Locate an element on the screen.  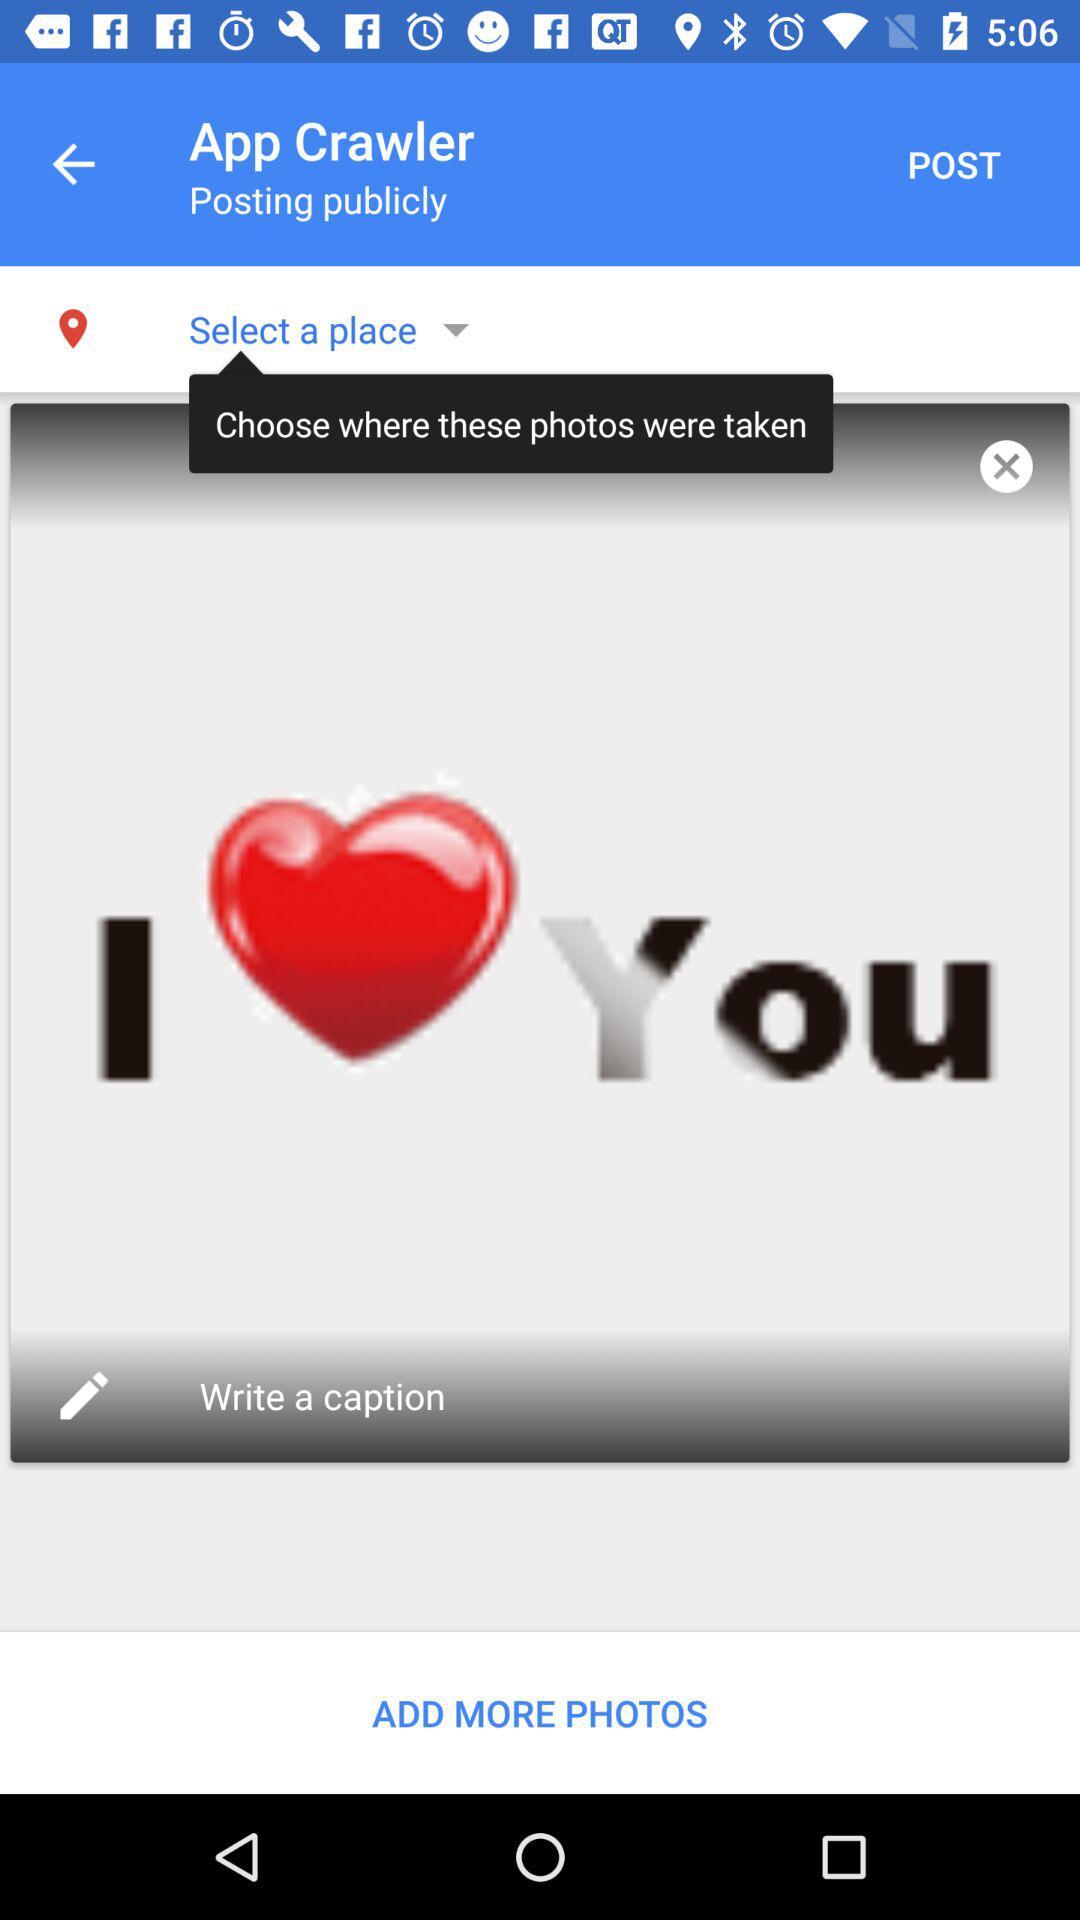
post item is located at coordinates (952, 164).